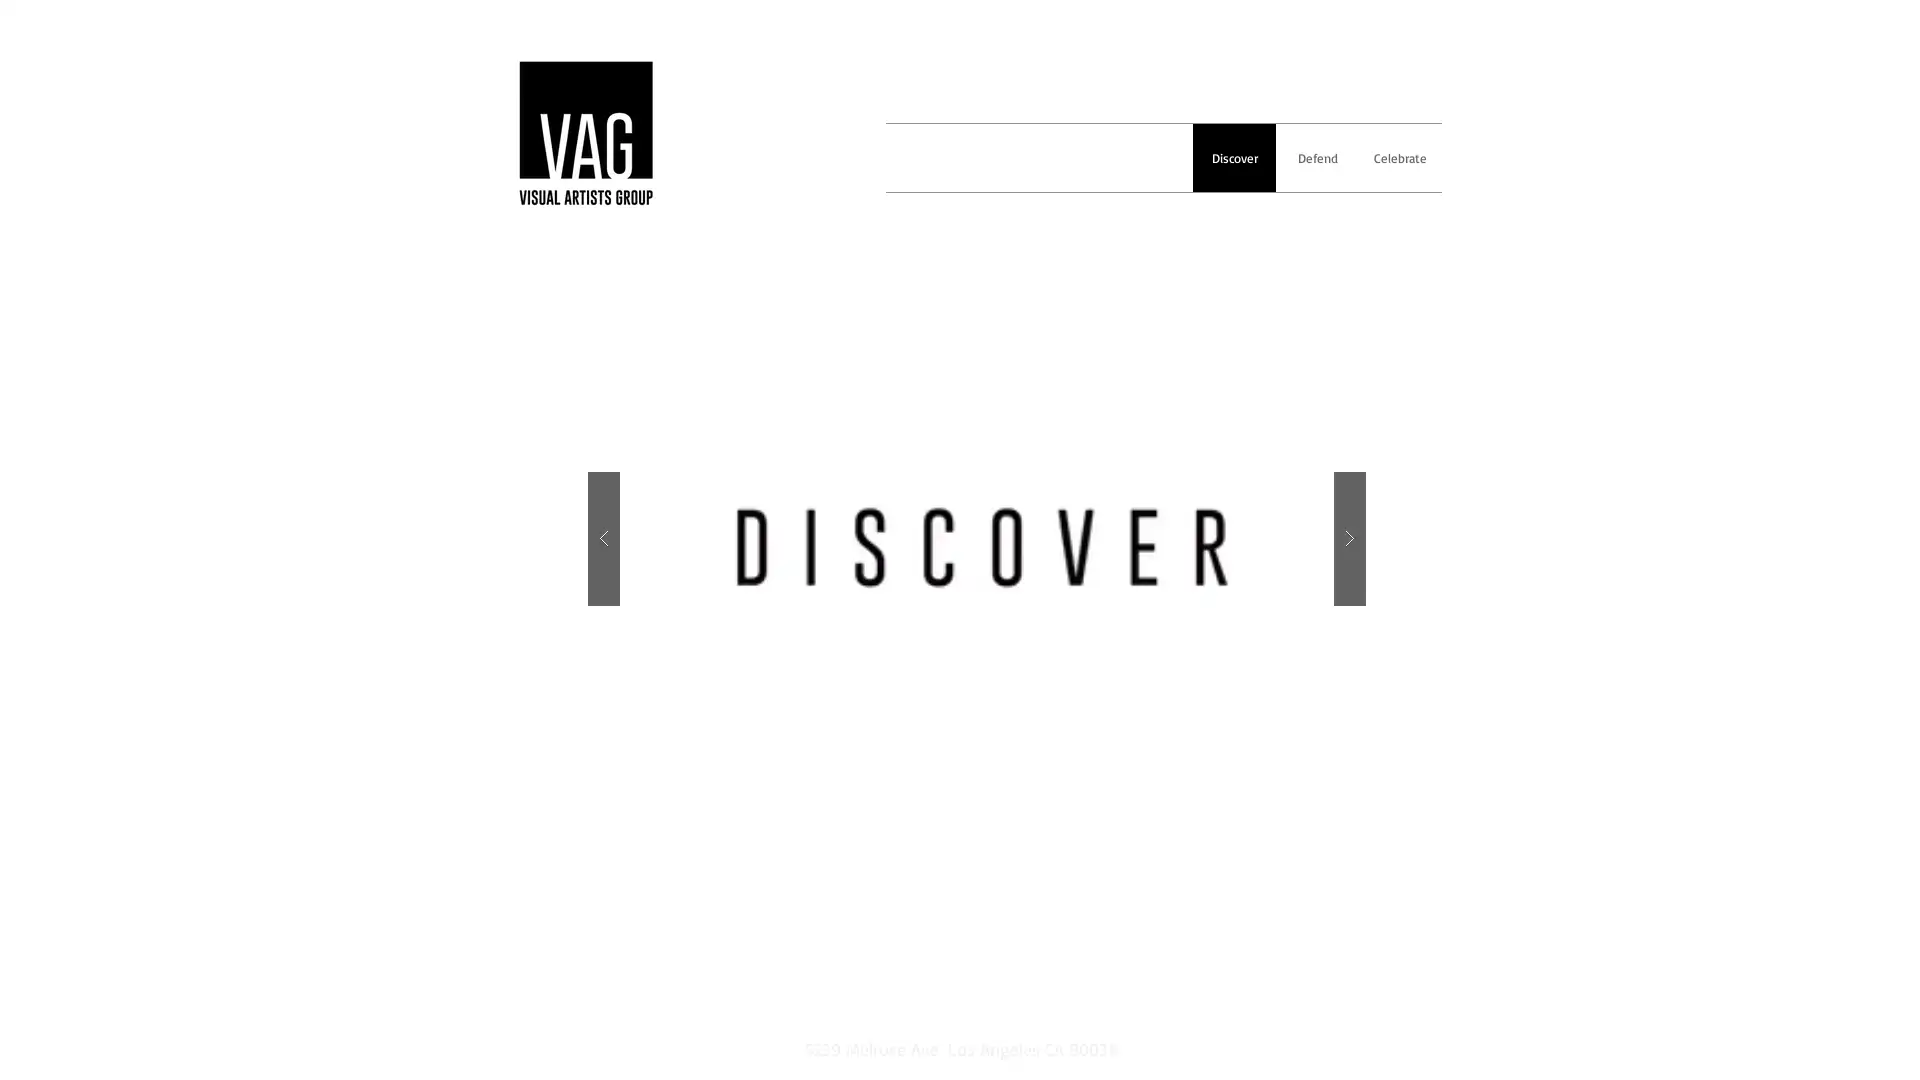  Describe the element at coordinates (603, 538) in the screenshot. I see `previous` at that location.